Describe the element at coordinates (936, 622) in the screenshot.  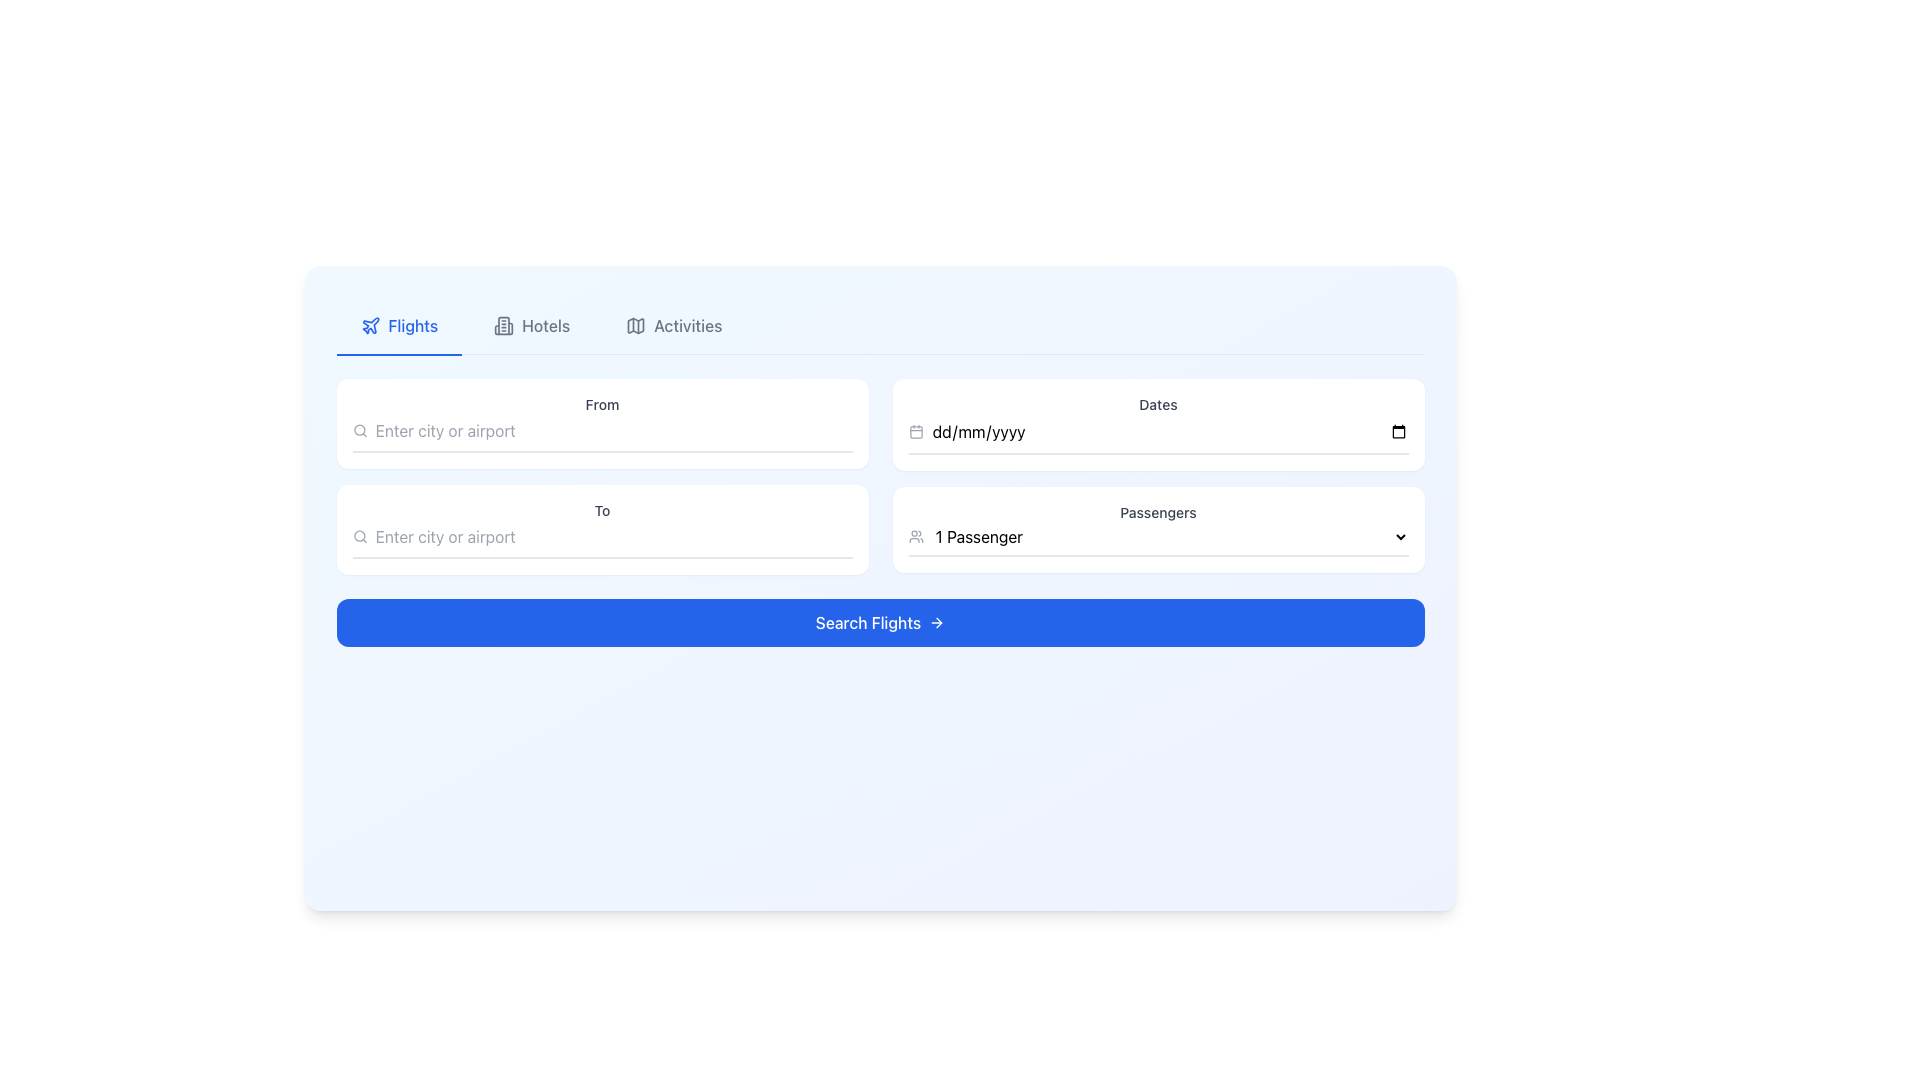
I see `the blue button labeled 'Search Flights' that contains the right-arrow icon` at that location.